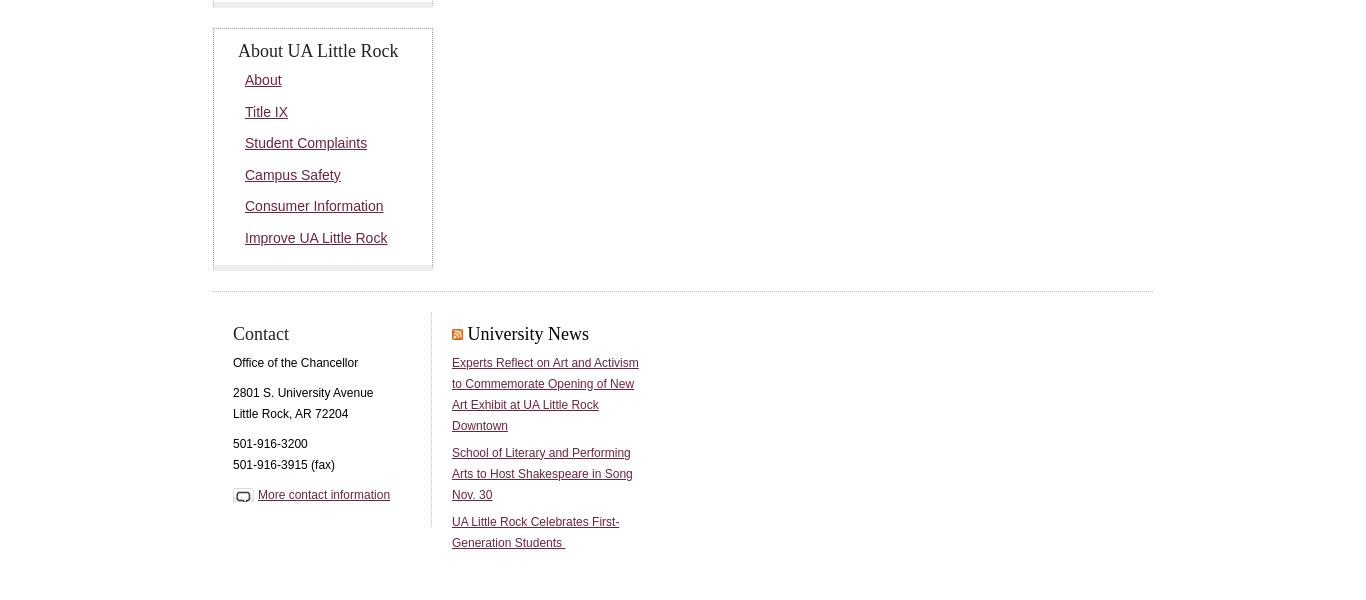 The image size is (1366, 600). Describe the element at coordinates (314, 204) in the screenshot. I see `'Consumer Information'` at that location.